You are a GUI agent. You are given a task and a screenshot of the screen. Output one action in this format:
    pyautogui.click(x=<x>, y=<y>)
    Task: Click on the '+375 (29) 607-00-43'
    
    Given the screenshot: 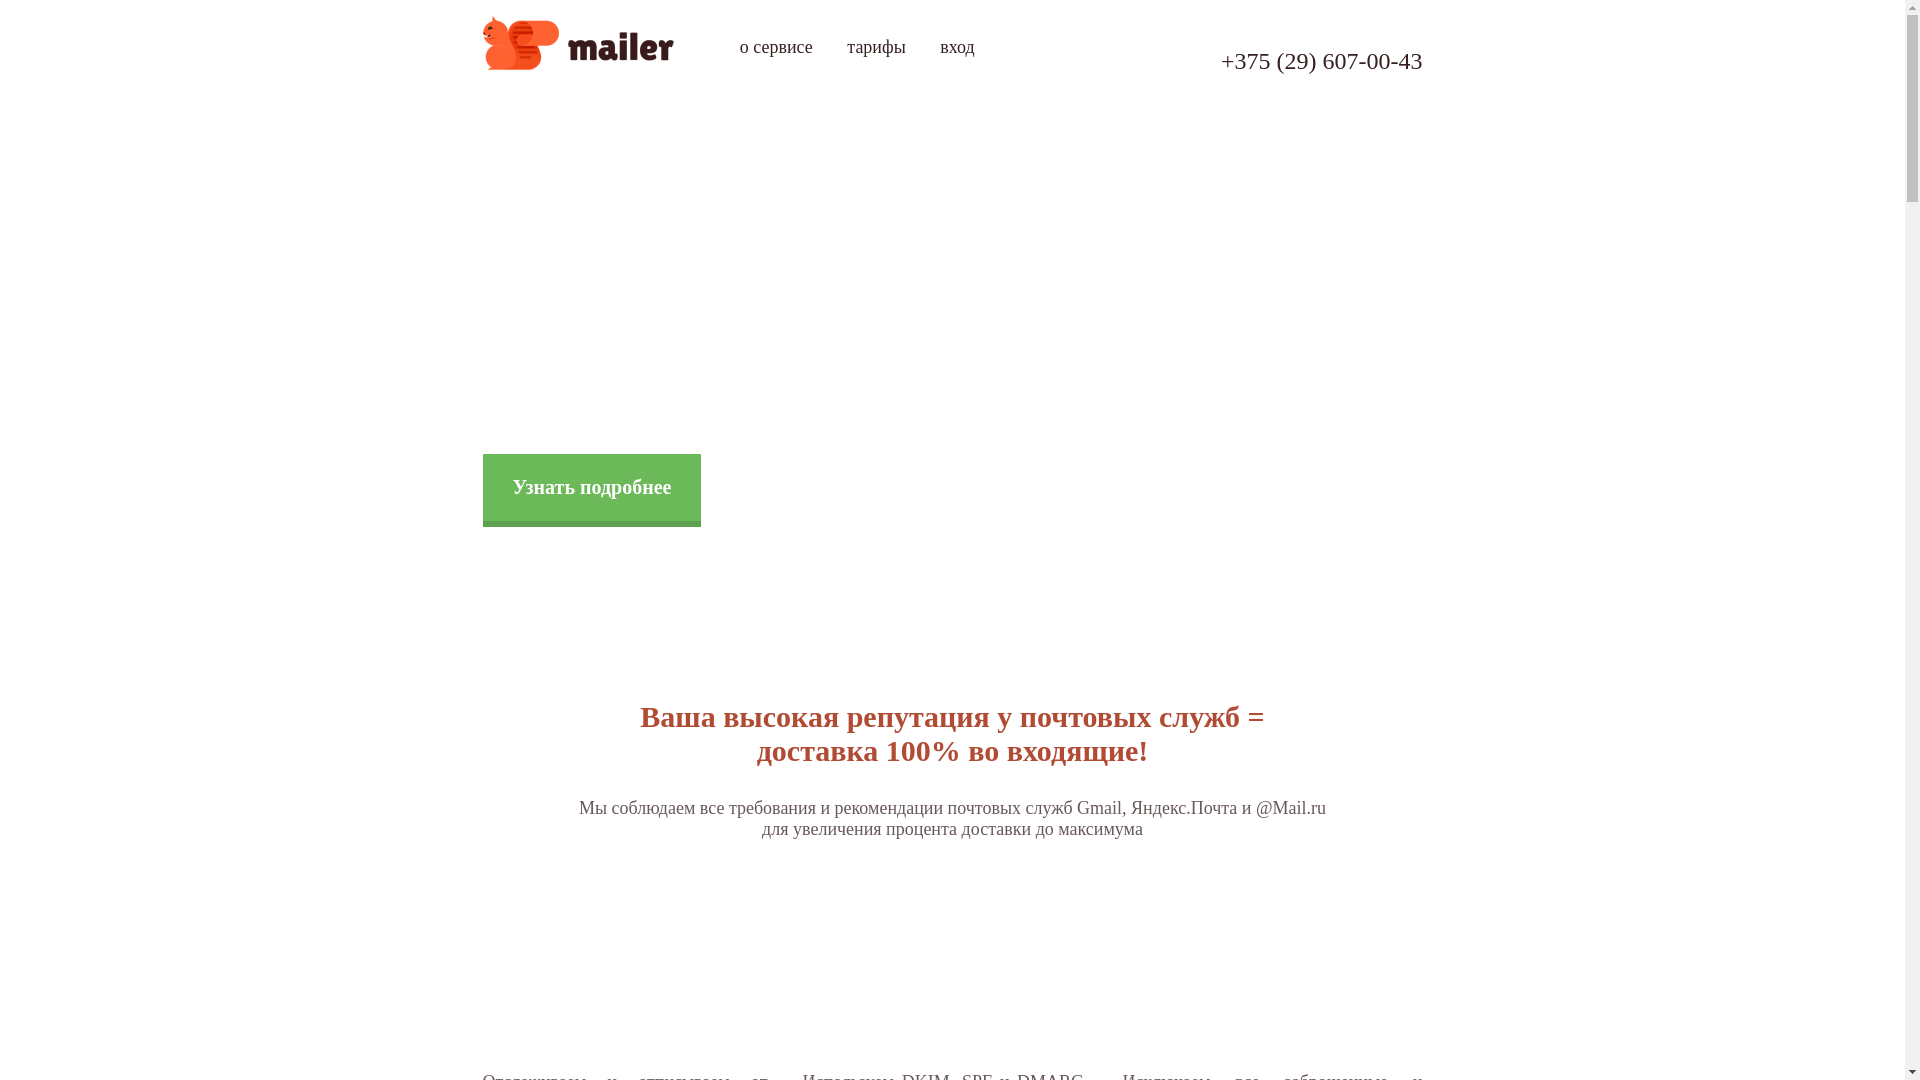 What is the action you would take?
    pyautogui.click(x=1321, y=60)
    